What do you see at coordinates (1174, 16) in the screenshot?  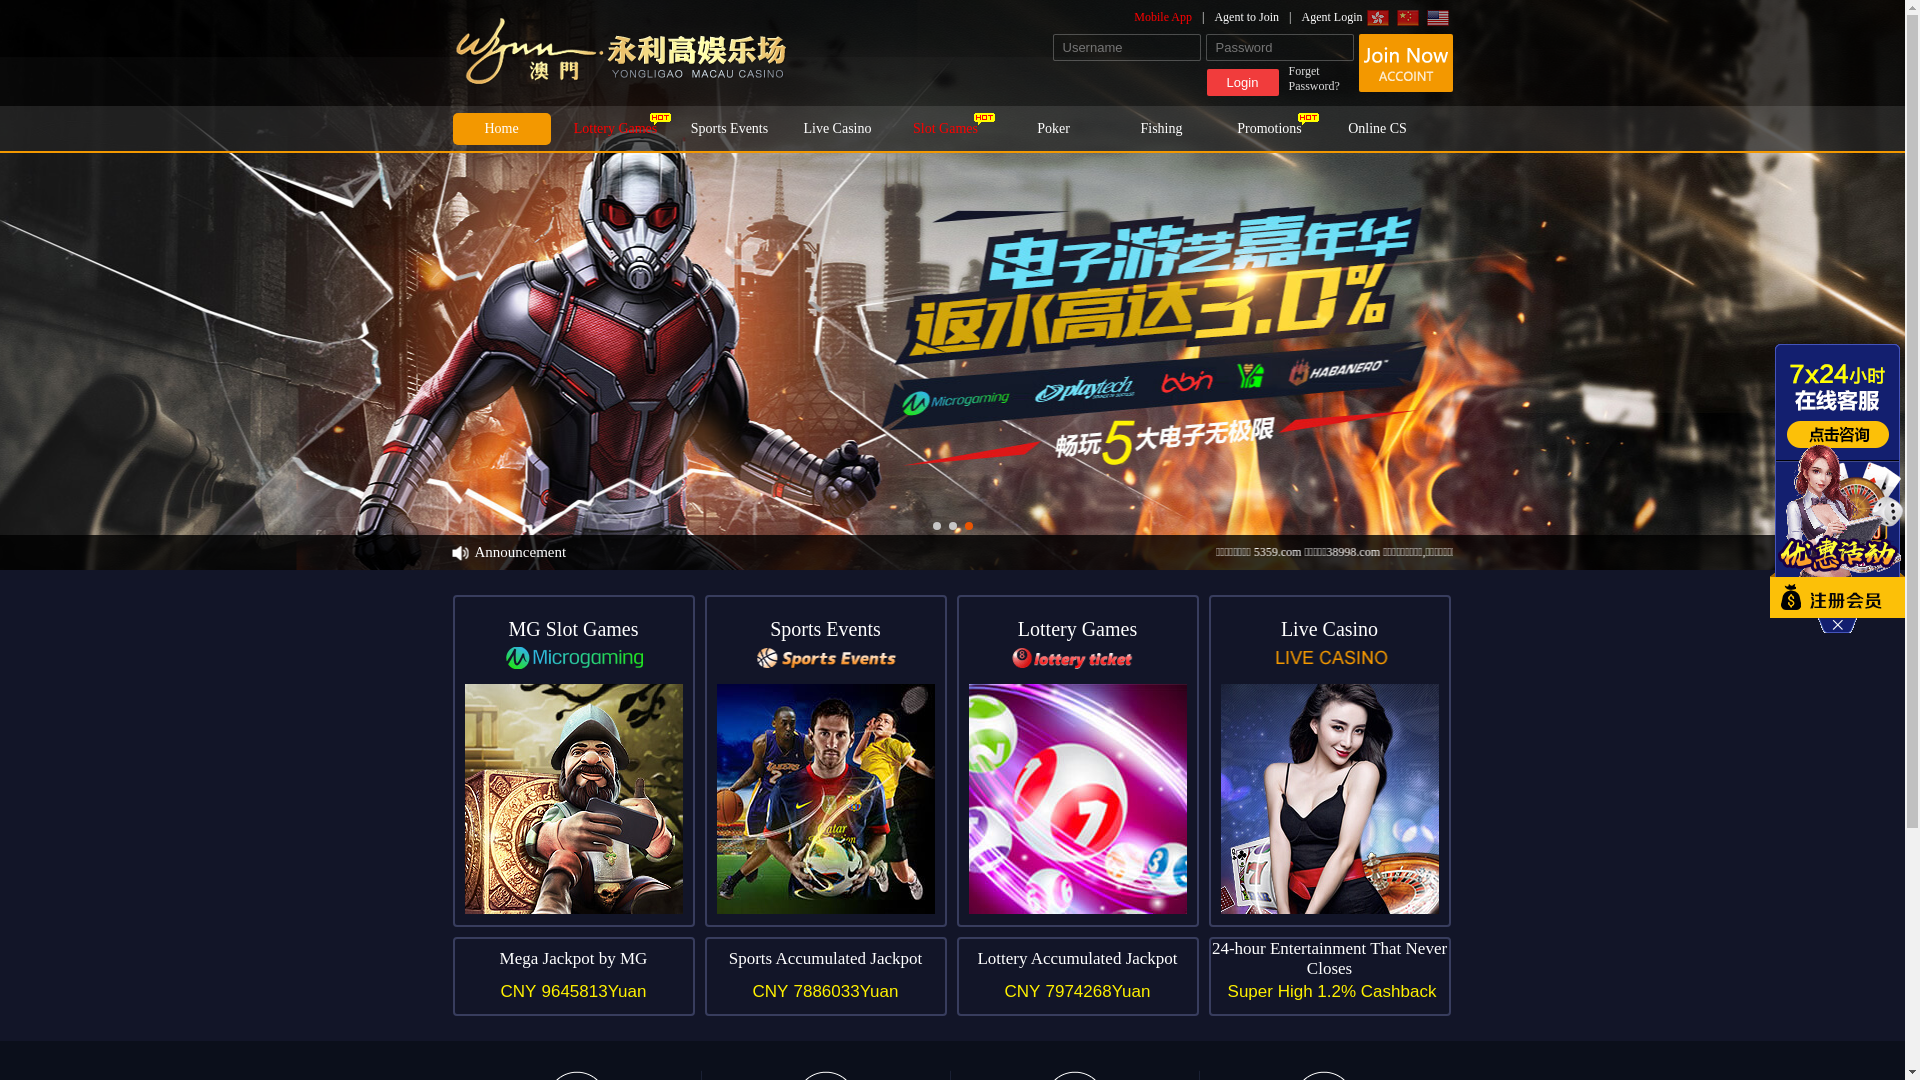 I see `'Mobile App'` at bounding box center [1174, 16].